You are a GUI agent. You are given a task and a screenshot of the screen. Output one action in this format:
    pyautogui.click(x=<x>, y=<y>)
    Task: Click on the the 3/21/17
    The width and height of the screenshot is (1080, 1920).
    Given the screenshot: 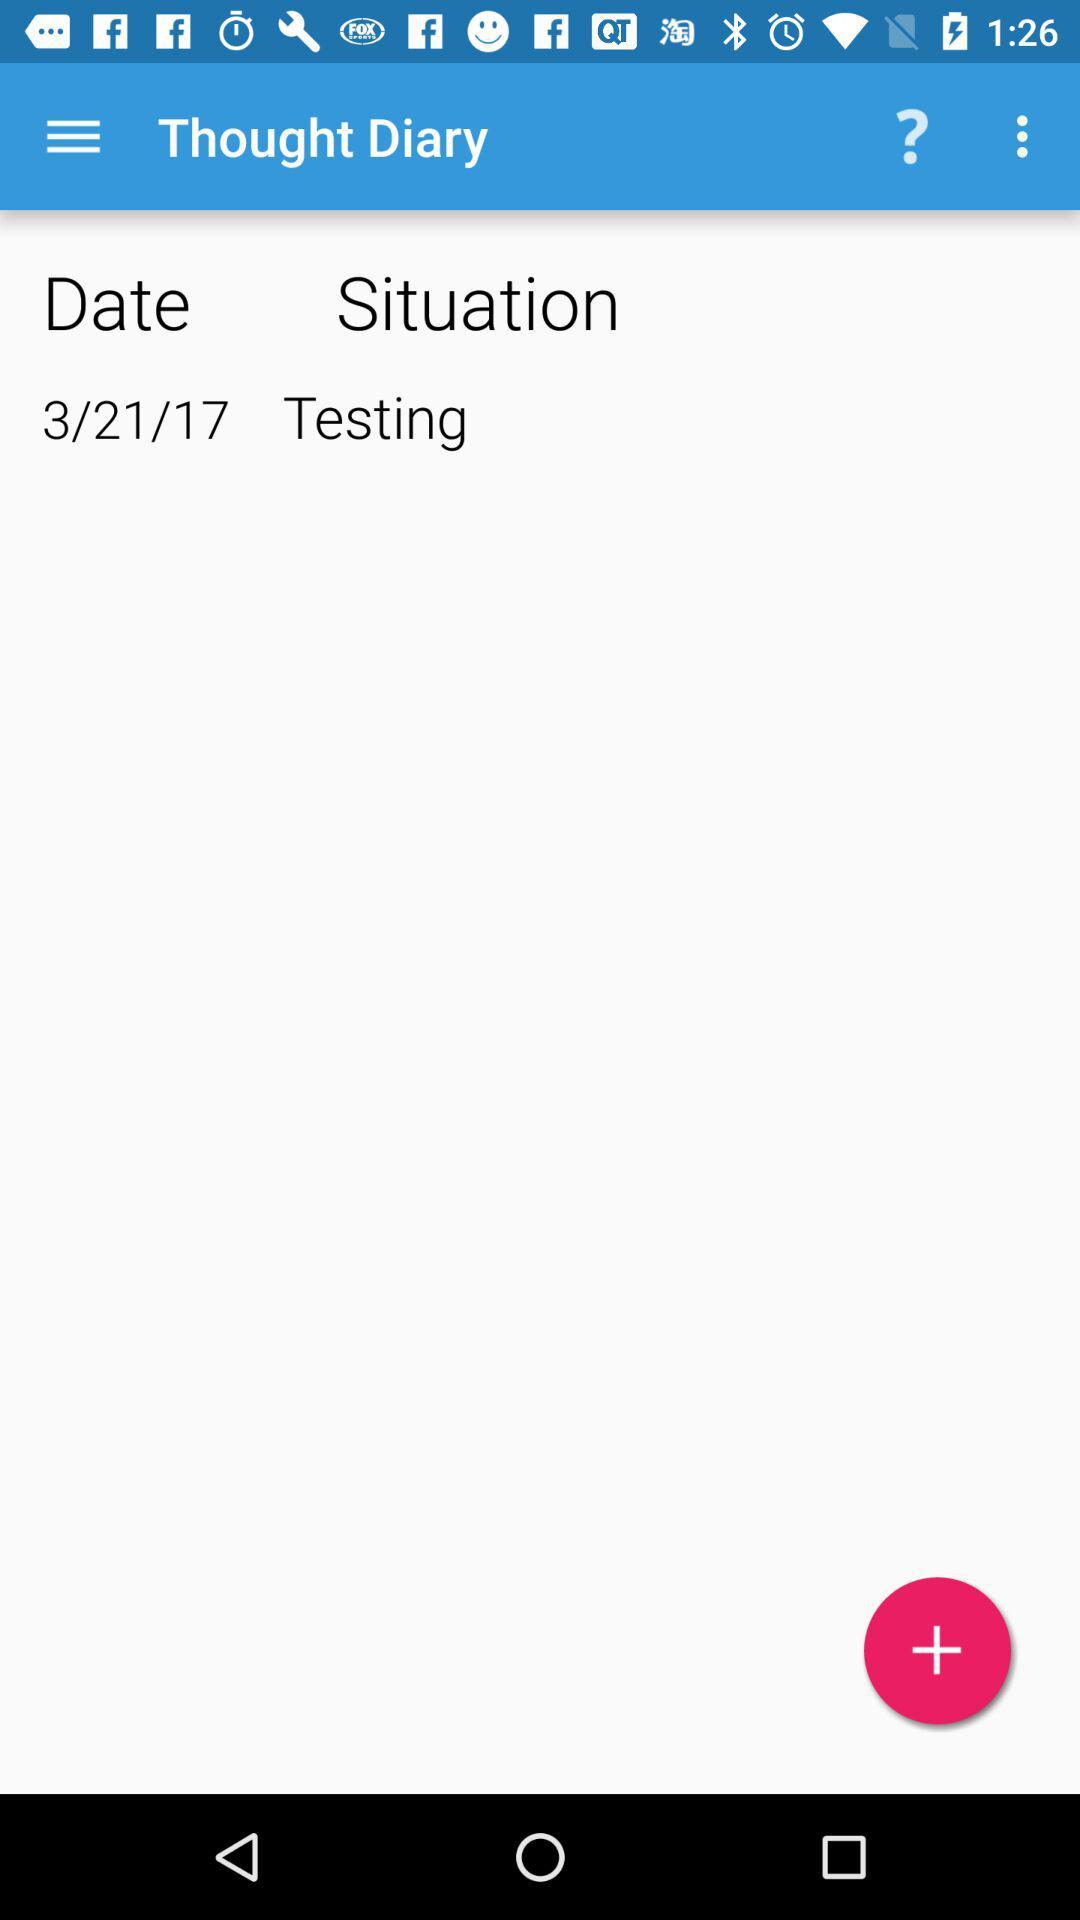 What is the action you would take?
    pyautogui.click(x=135, y=417)
    